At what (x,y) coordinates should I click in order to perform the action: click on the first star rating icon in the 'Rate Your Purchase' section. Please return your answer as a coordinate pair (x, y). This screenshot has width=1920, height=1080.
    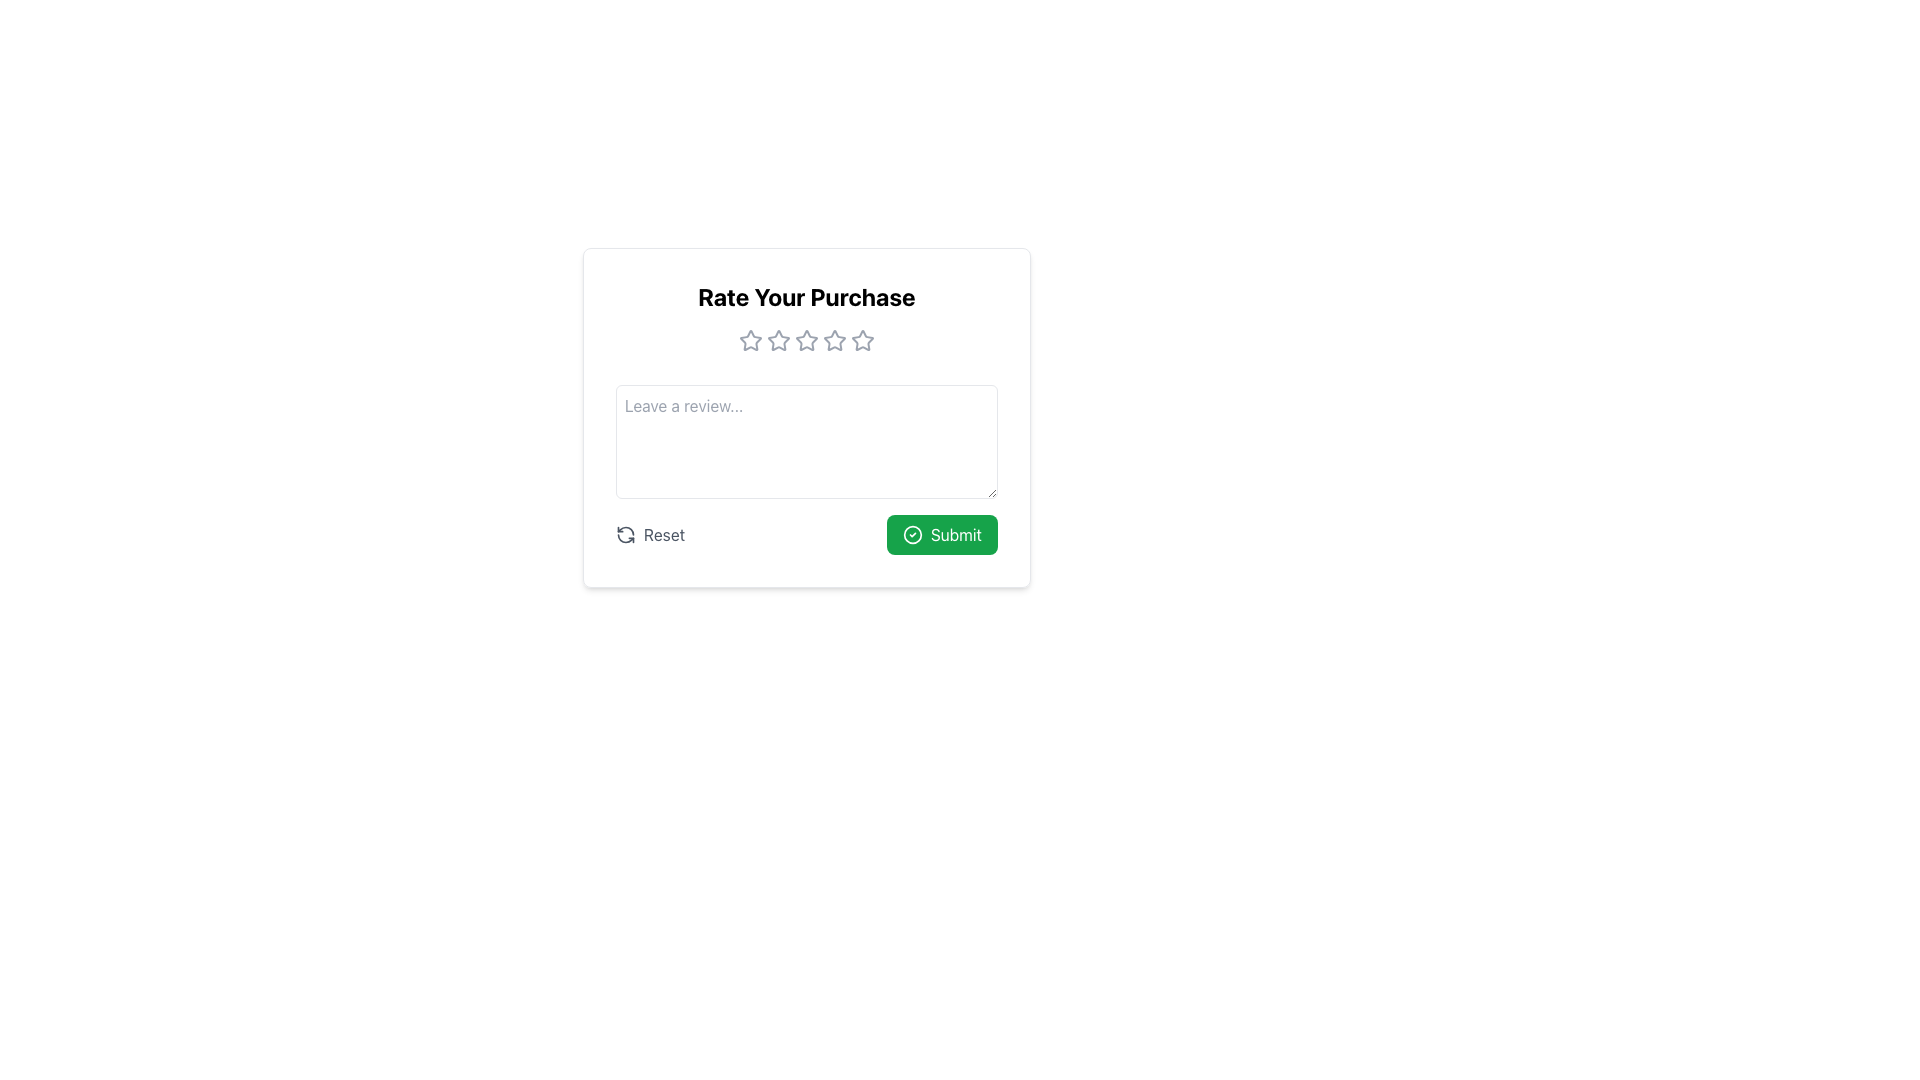
    Looking at the image, I should click on (749, 339).